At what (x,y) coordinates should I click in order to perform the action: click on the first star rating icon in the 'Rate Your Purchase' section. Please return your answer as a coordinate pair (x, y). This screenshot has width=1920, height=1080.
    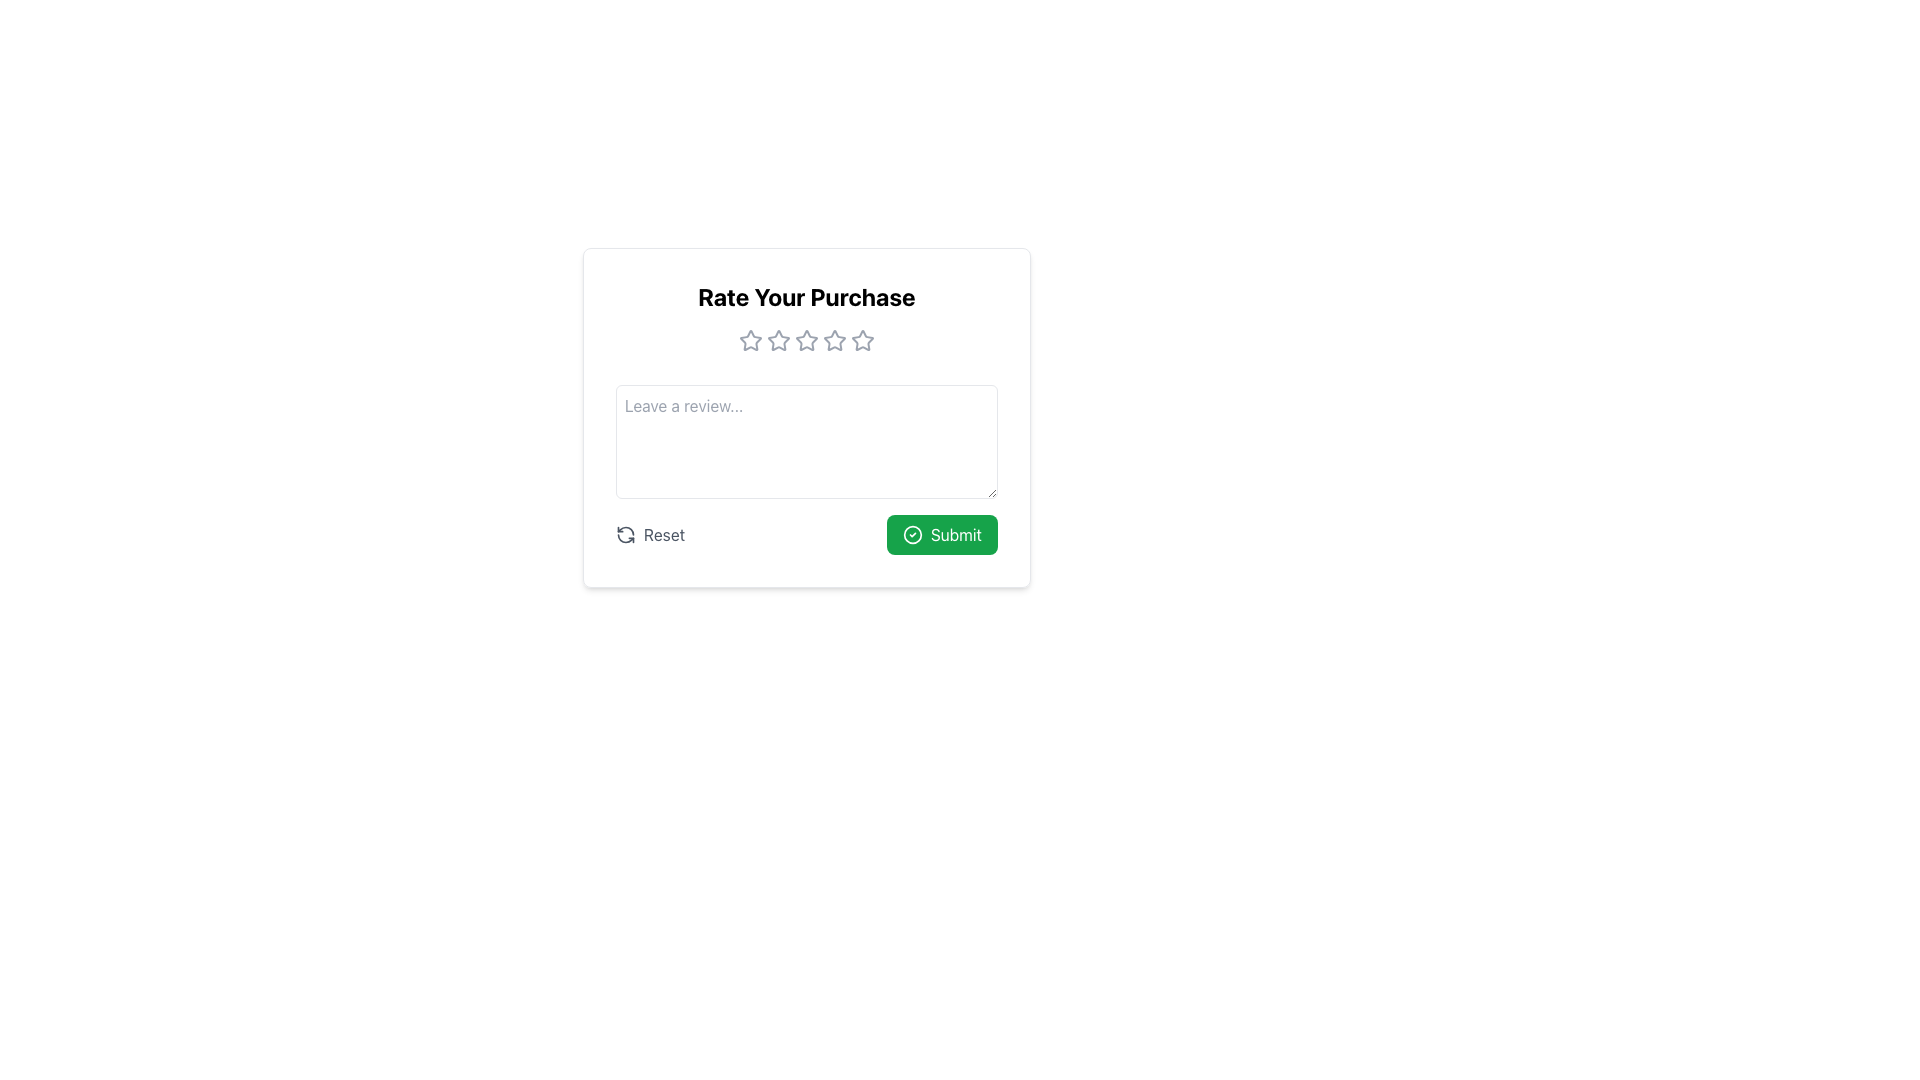
    Looking at the image, I should click on (749, 339).